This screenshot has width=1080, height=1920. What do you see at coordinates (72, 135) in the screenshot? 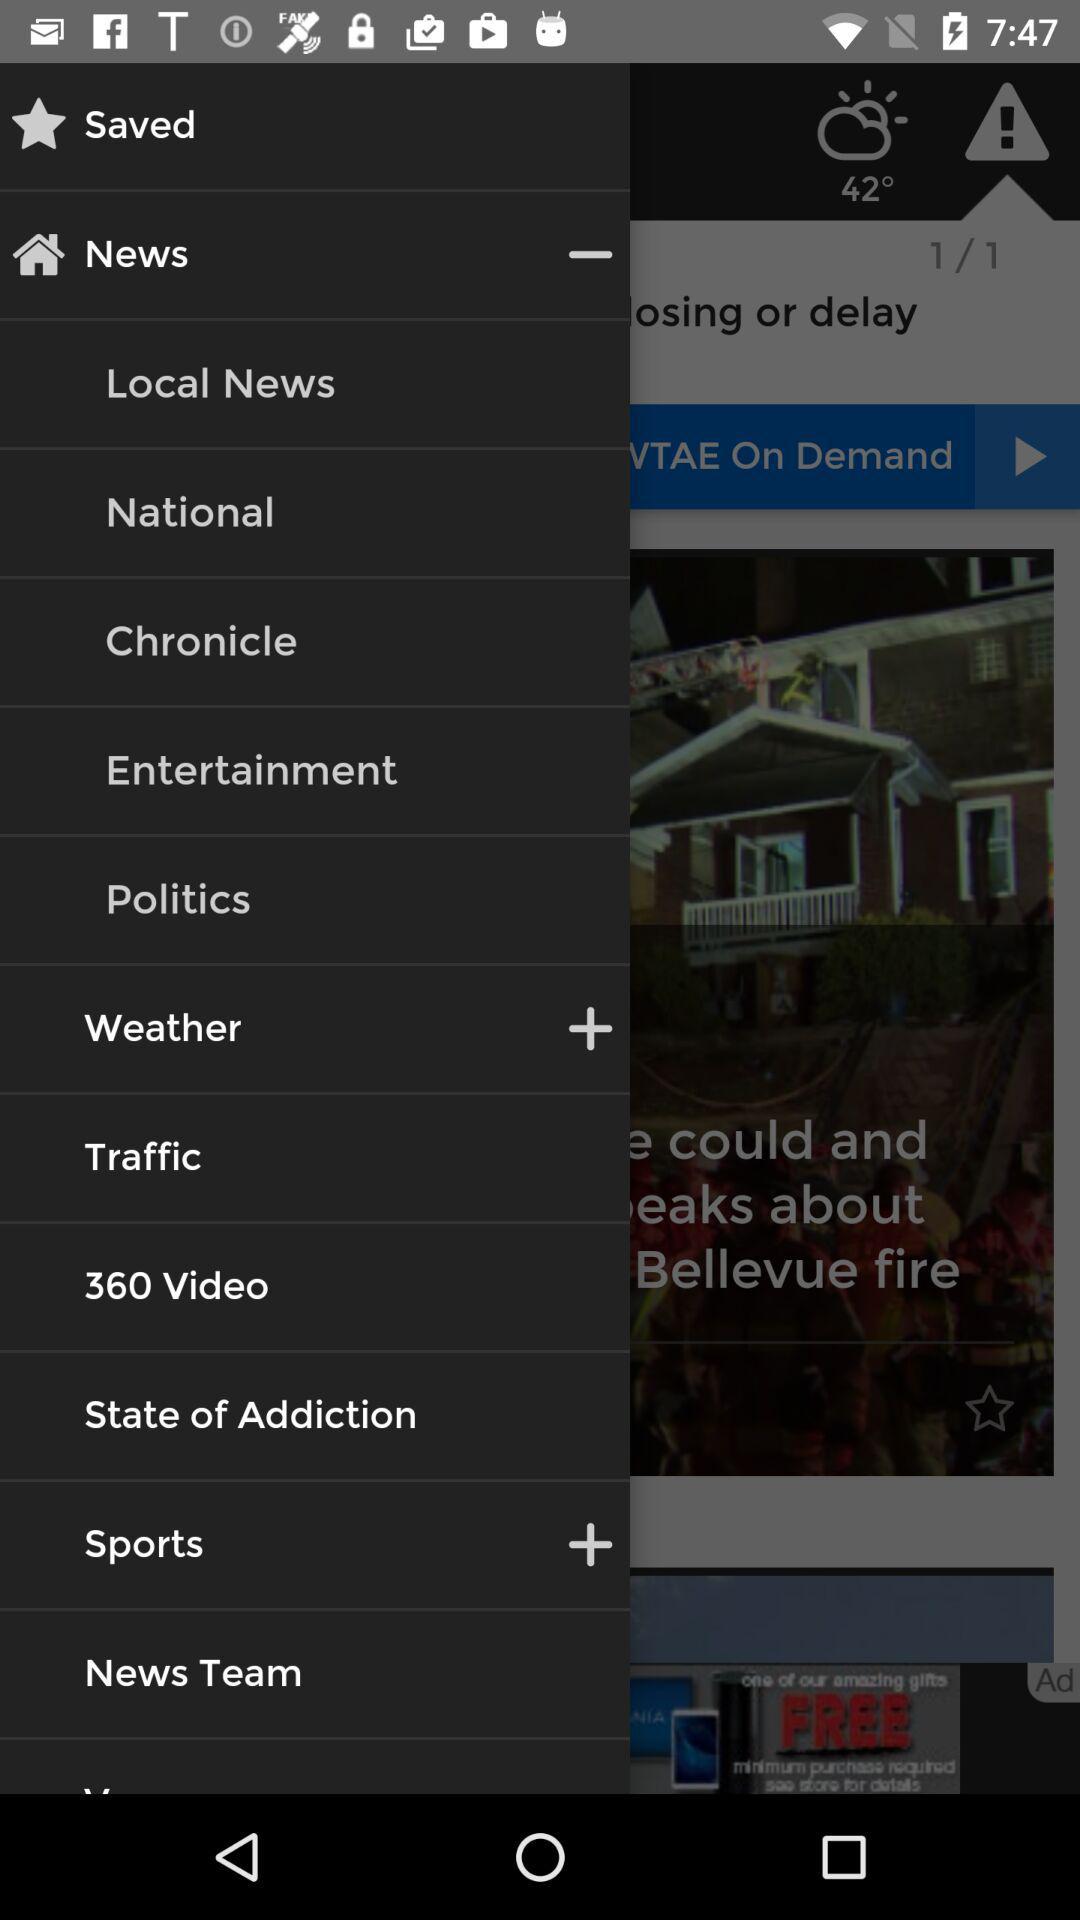
I see `the star icon` at bounding box center [72, 135].